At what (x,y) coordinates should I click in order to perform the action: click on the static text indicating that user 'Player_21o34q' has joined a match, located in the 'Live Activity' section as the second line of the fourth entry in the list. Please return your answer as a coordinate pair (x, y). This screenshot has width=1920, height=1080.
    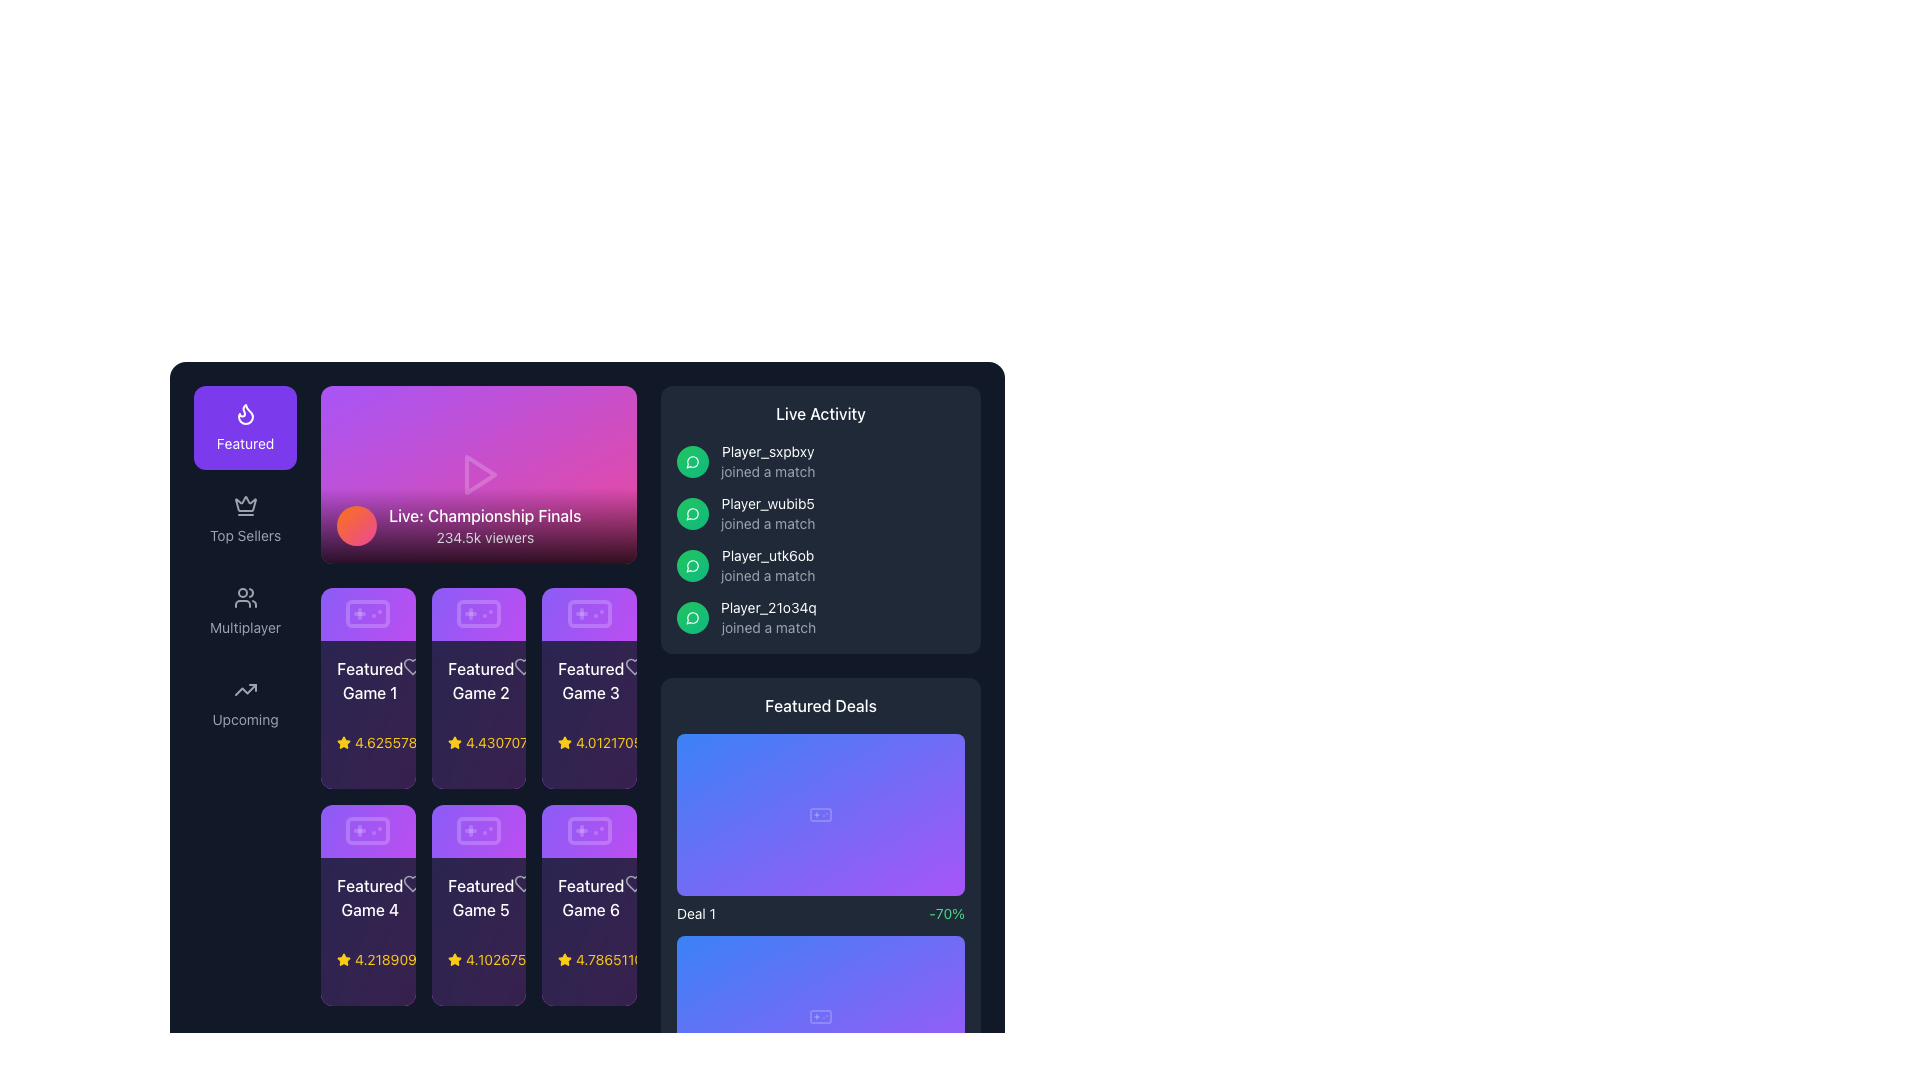
    Looking at the image, I should click on (767, 627).